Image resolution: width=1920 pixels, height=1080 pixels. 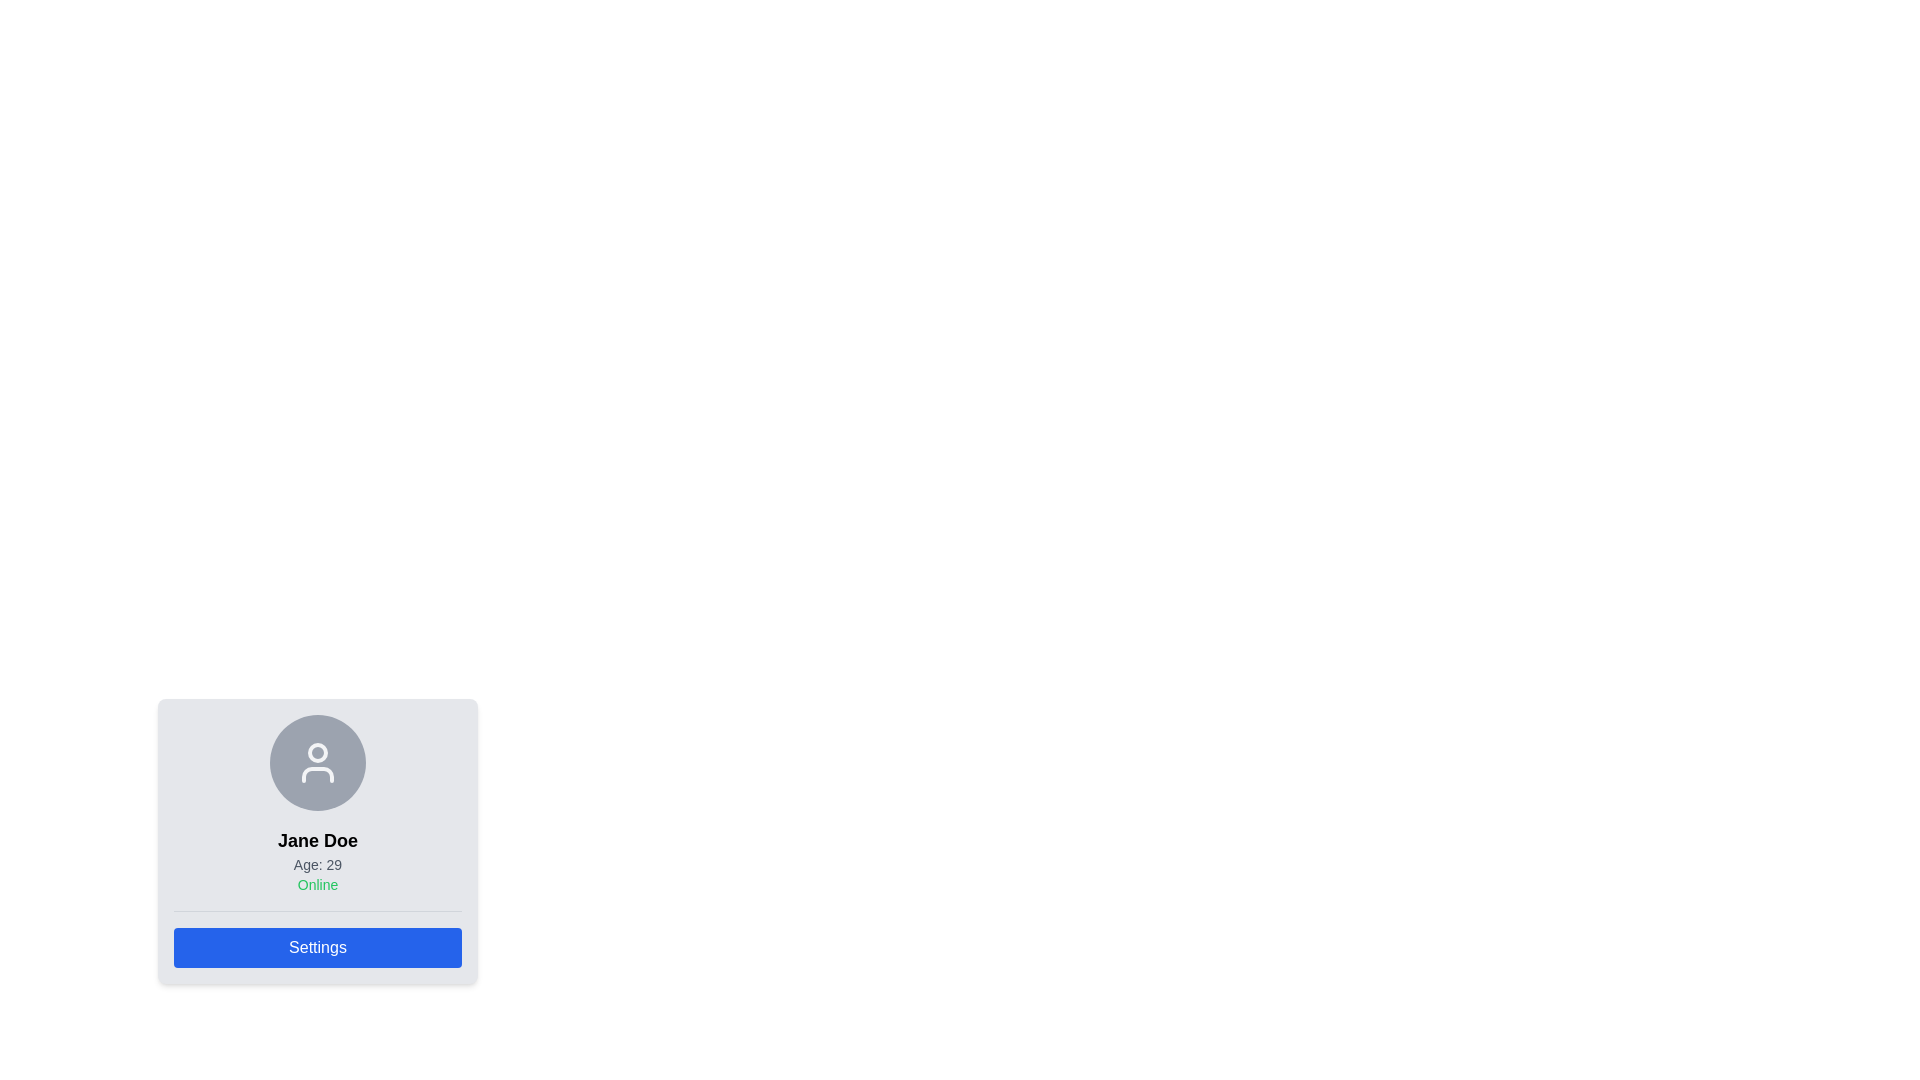 I want to click on the graphical circle element located at the top of the user profile card, which visually contributes to the avatar's representation, so click(x=316, y=752).